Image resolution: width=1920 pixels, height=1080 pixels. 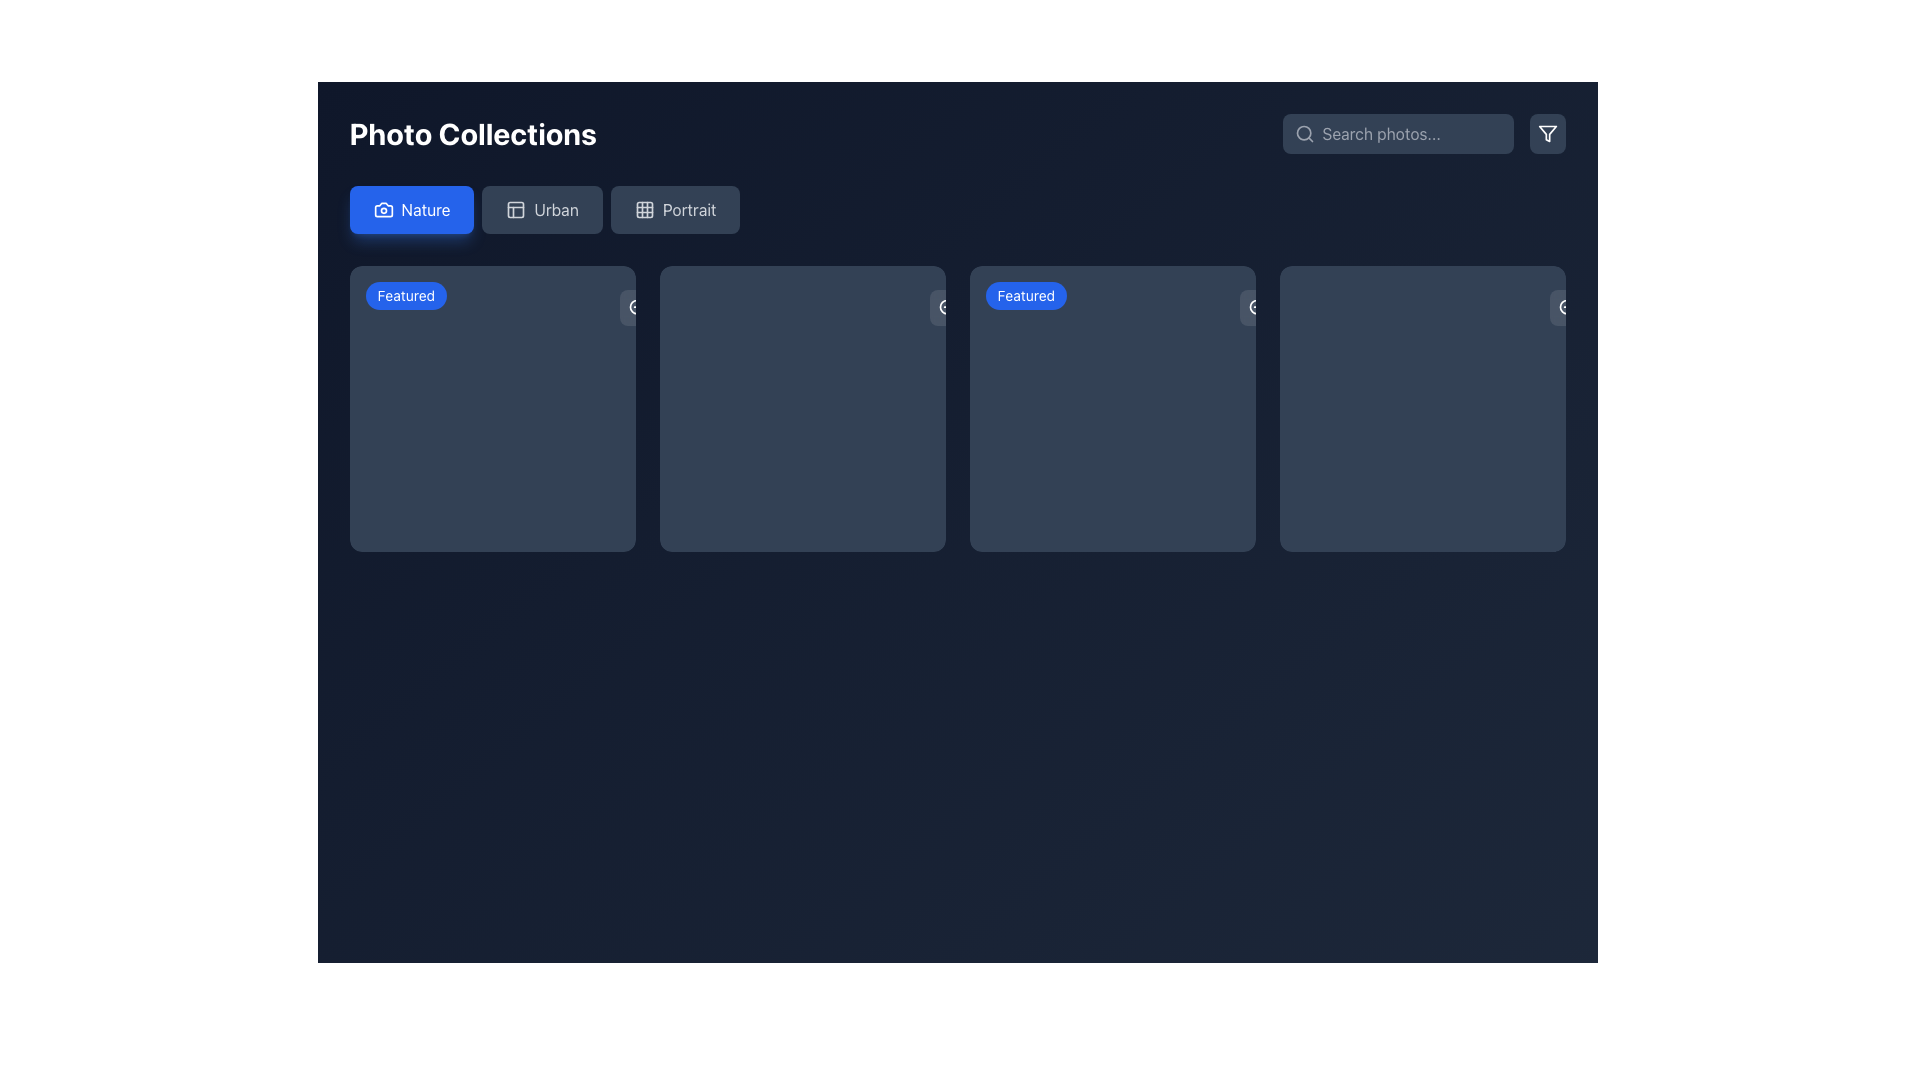 I want to click on the circular graphical element with a border located centrally within the second card from the left in the grid of cards, so click(x=744, y=308).